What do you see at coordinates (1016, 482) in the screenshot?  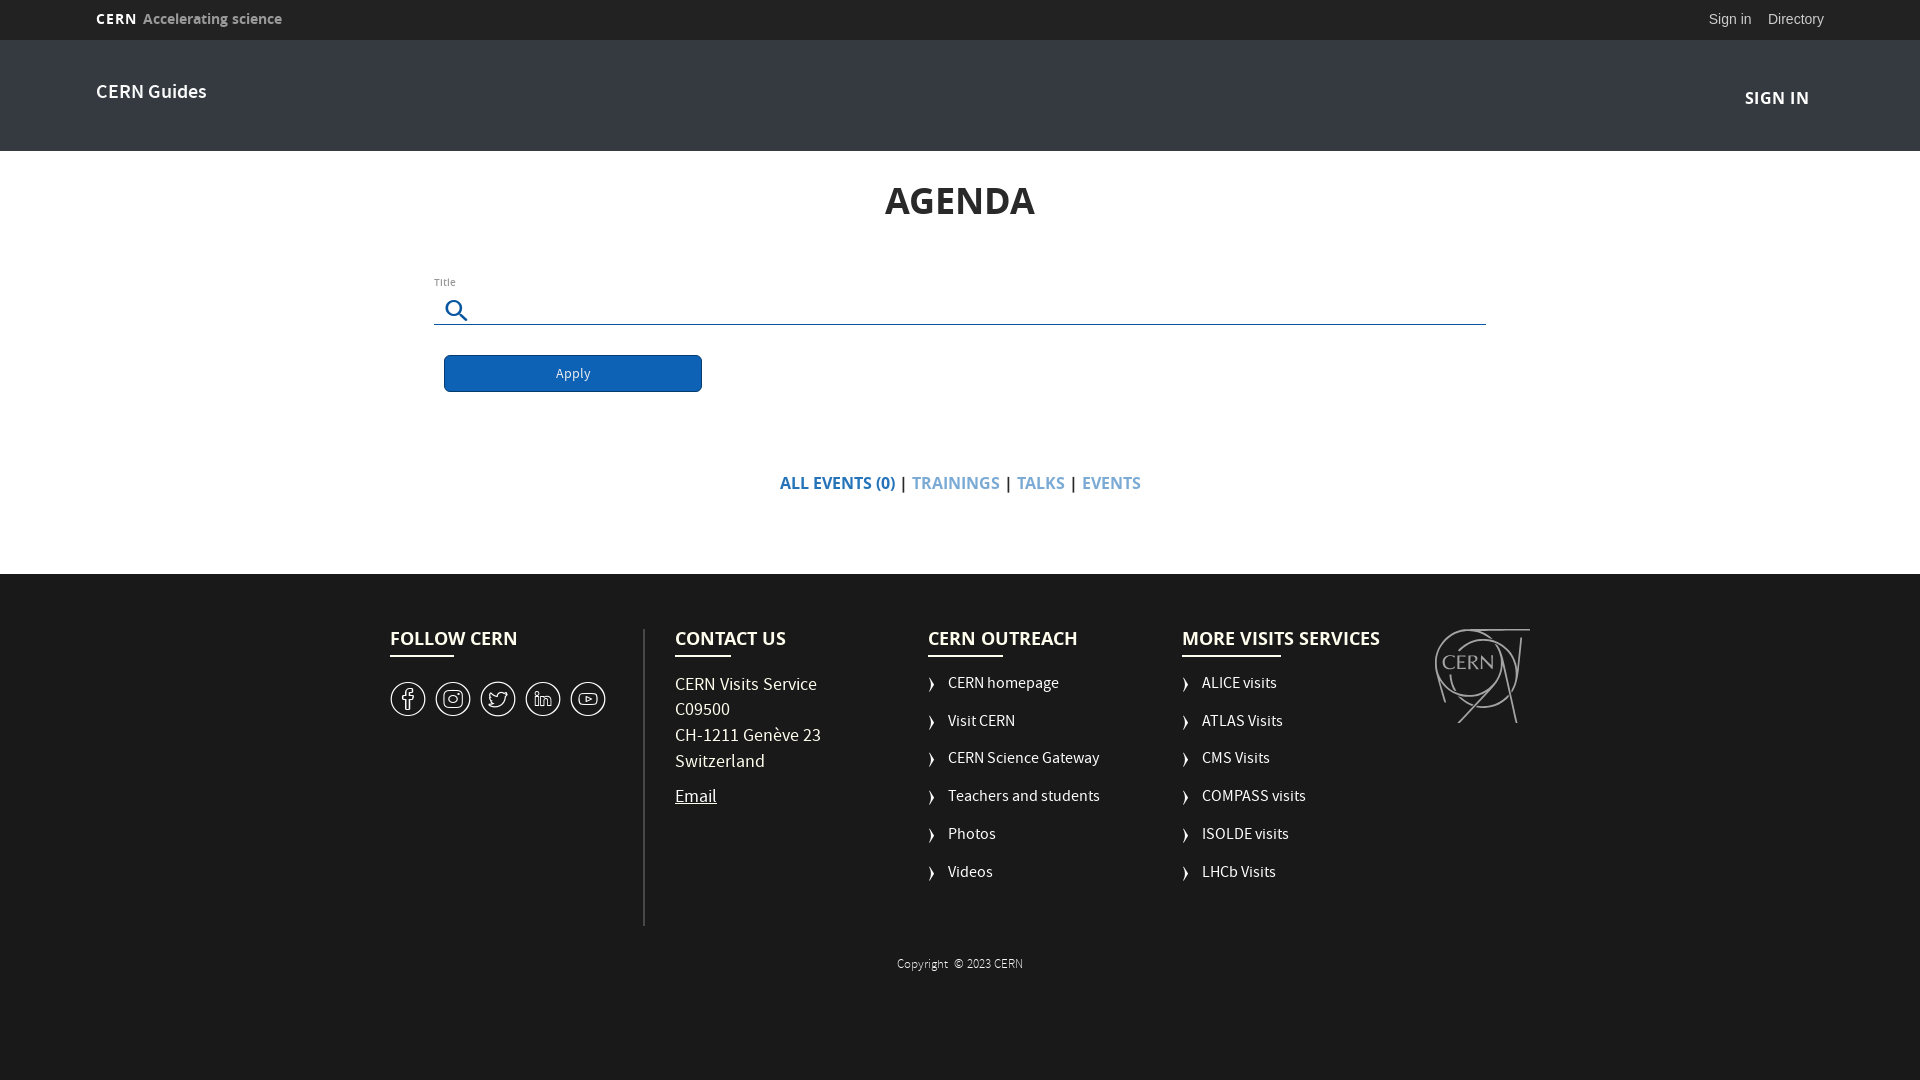 I see `'TALKS'` at bounding box center [1016, 482].